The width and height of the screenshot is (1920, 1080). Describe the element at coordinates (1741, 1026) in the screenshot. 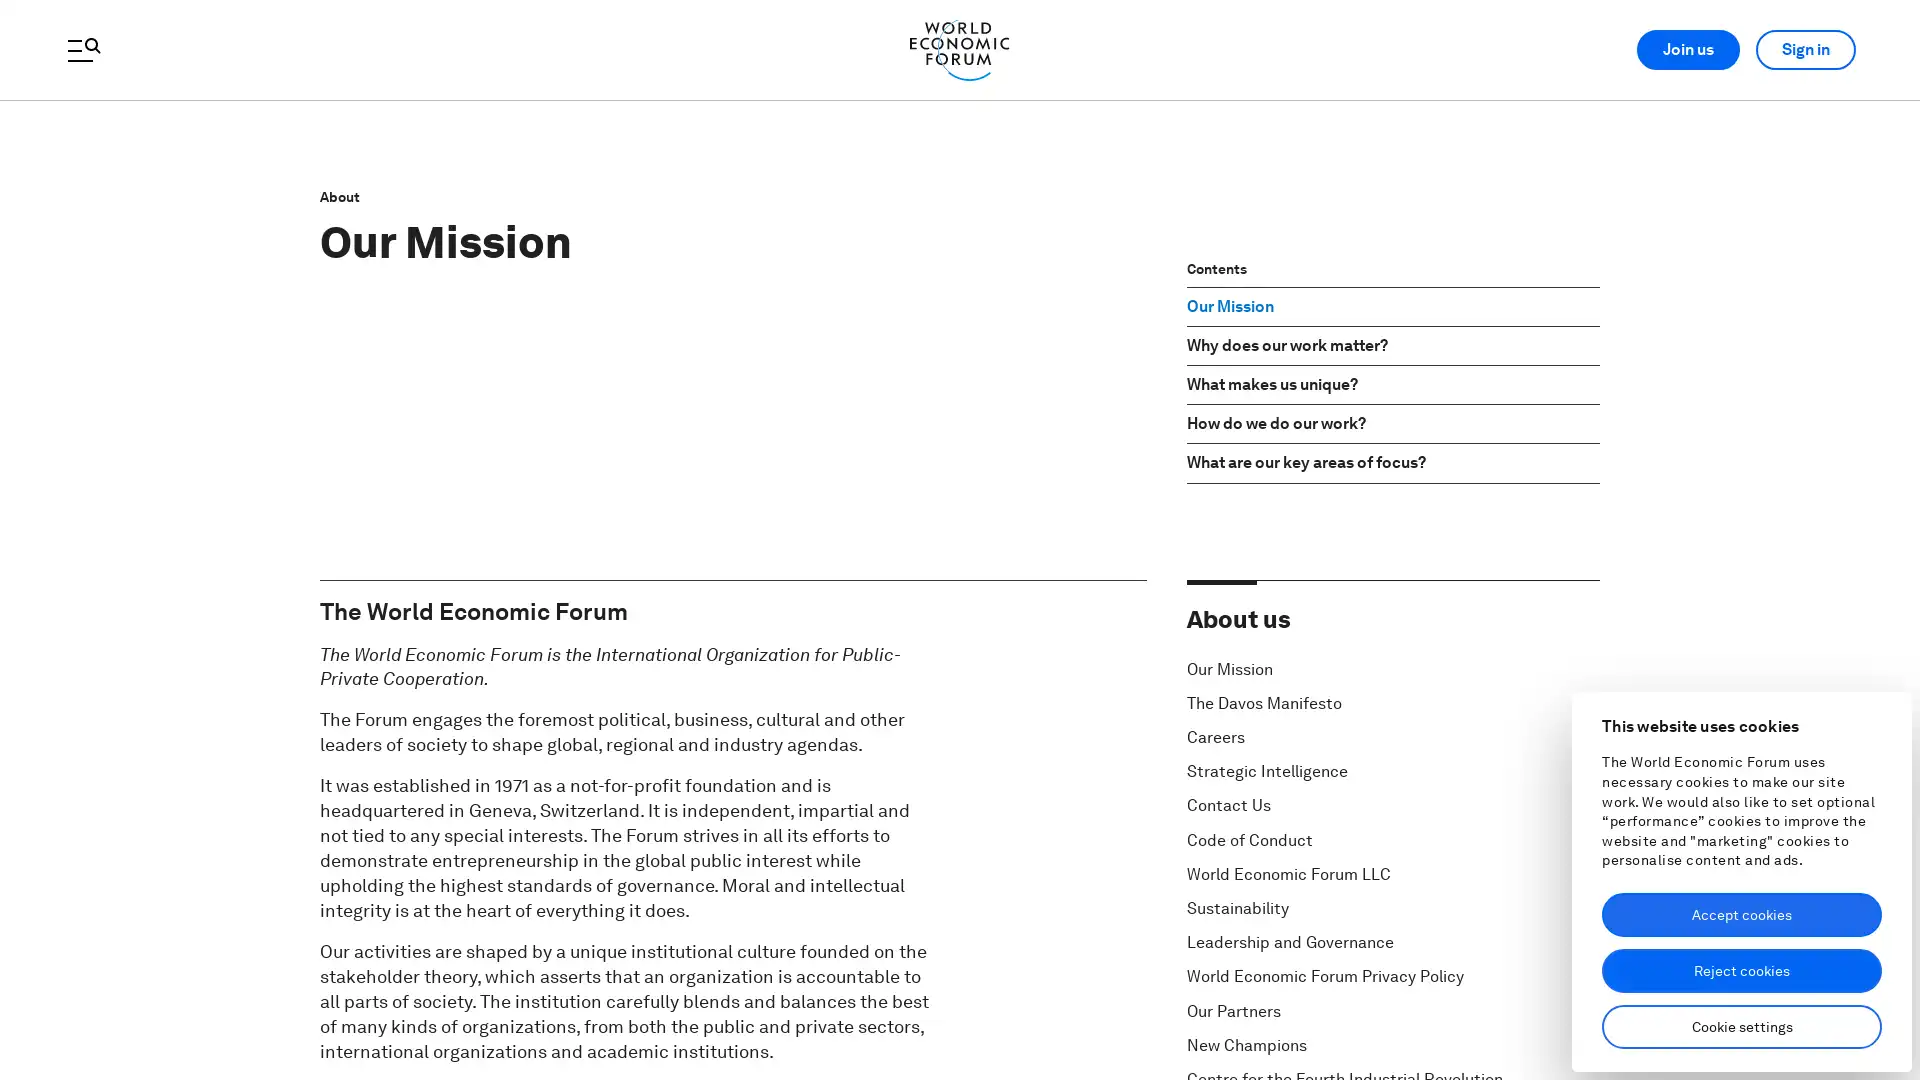

I see `Cookie settings` at that location.